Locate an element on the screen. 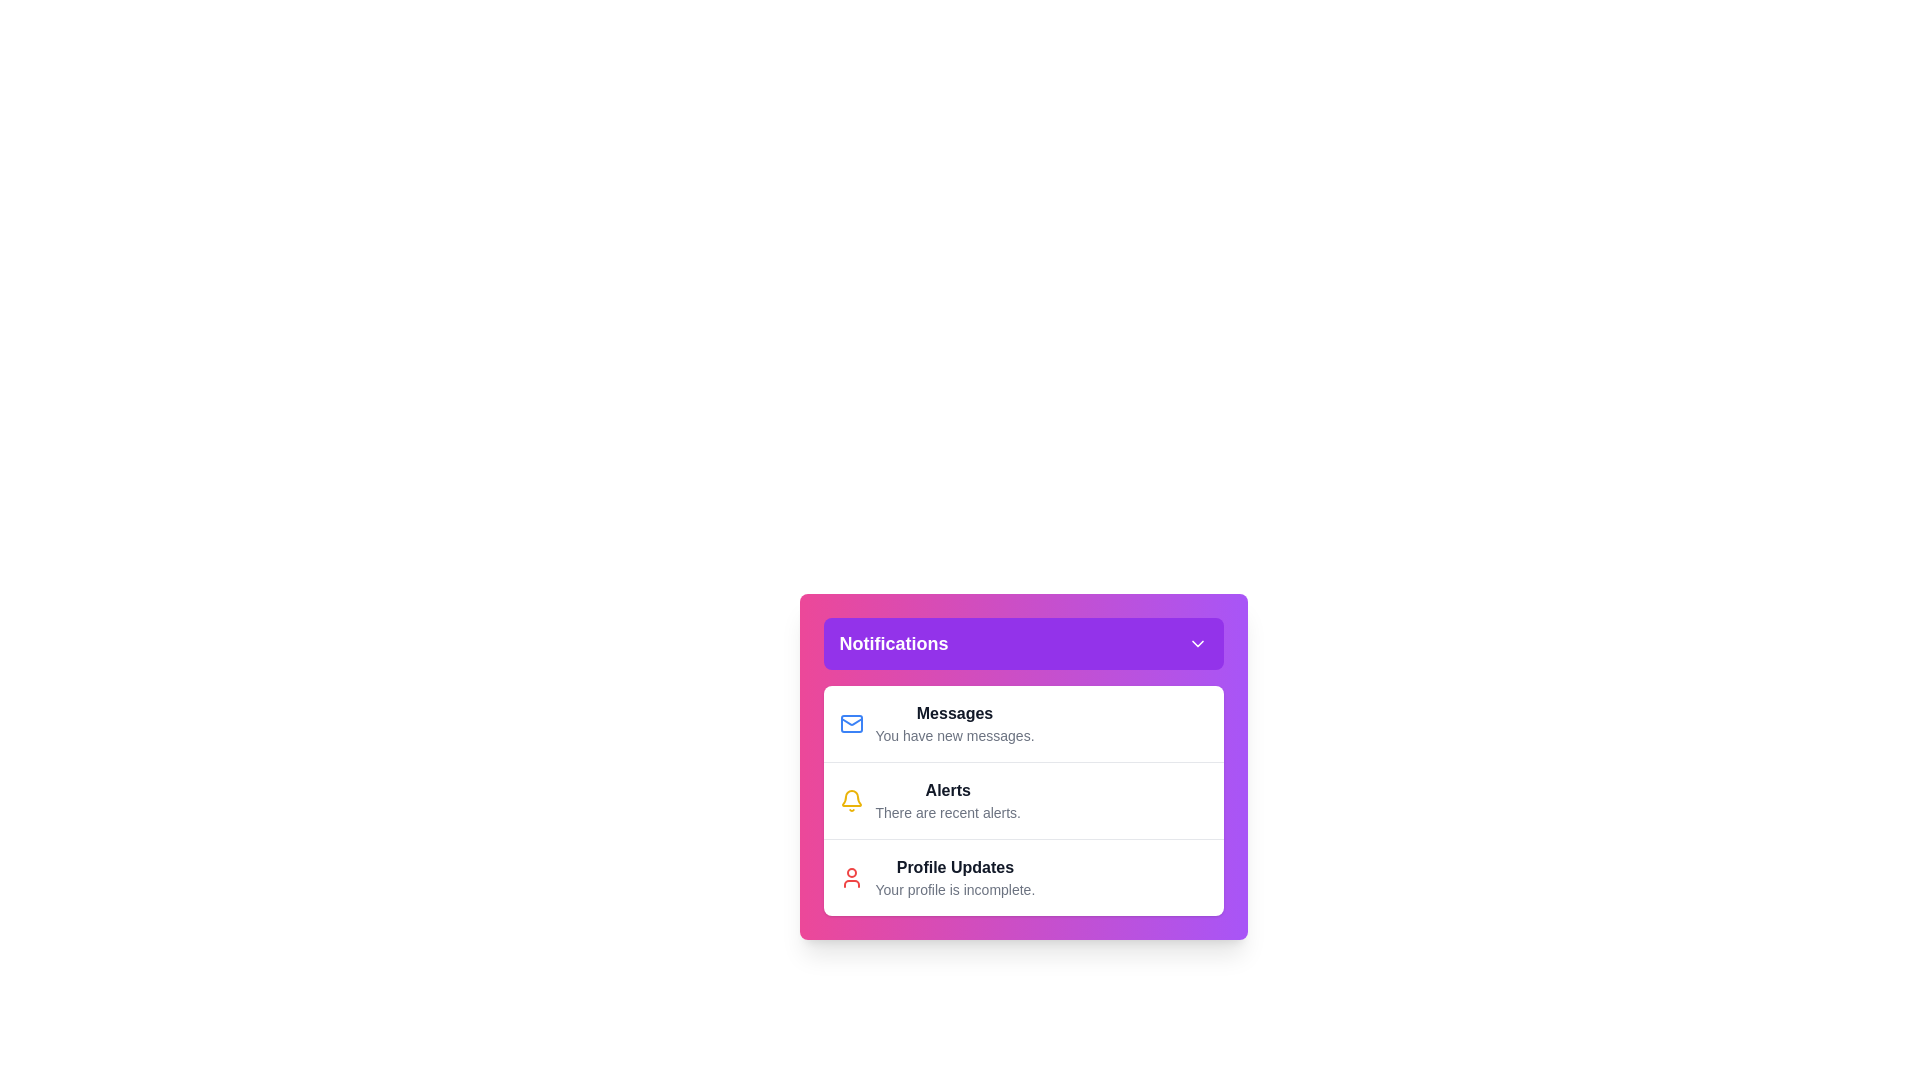 The height and width of the screenshot is (1080, 1920). the Notification item that informs the user about the status of their profile being incomplete is located at coordinates (1023, 876).